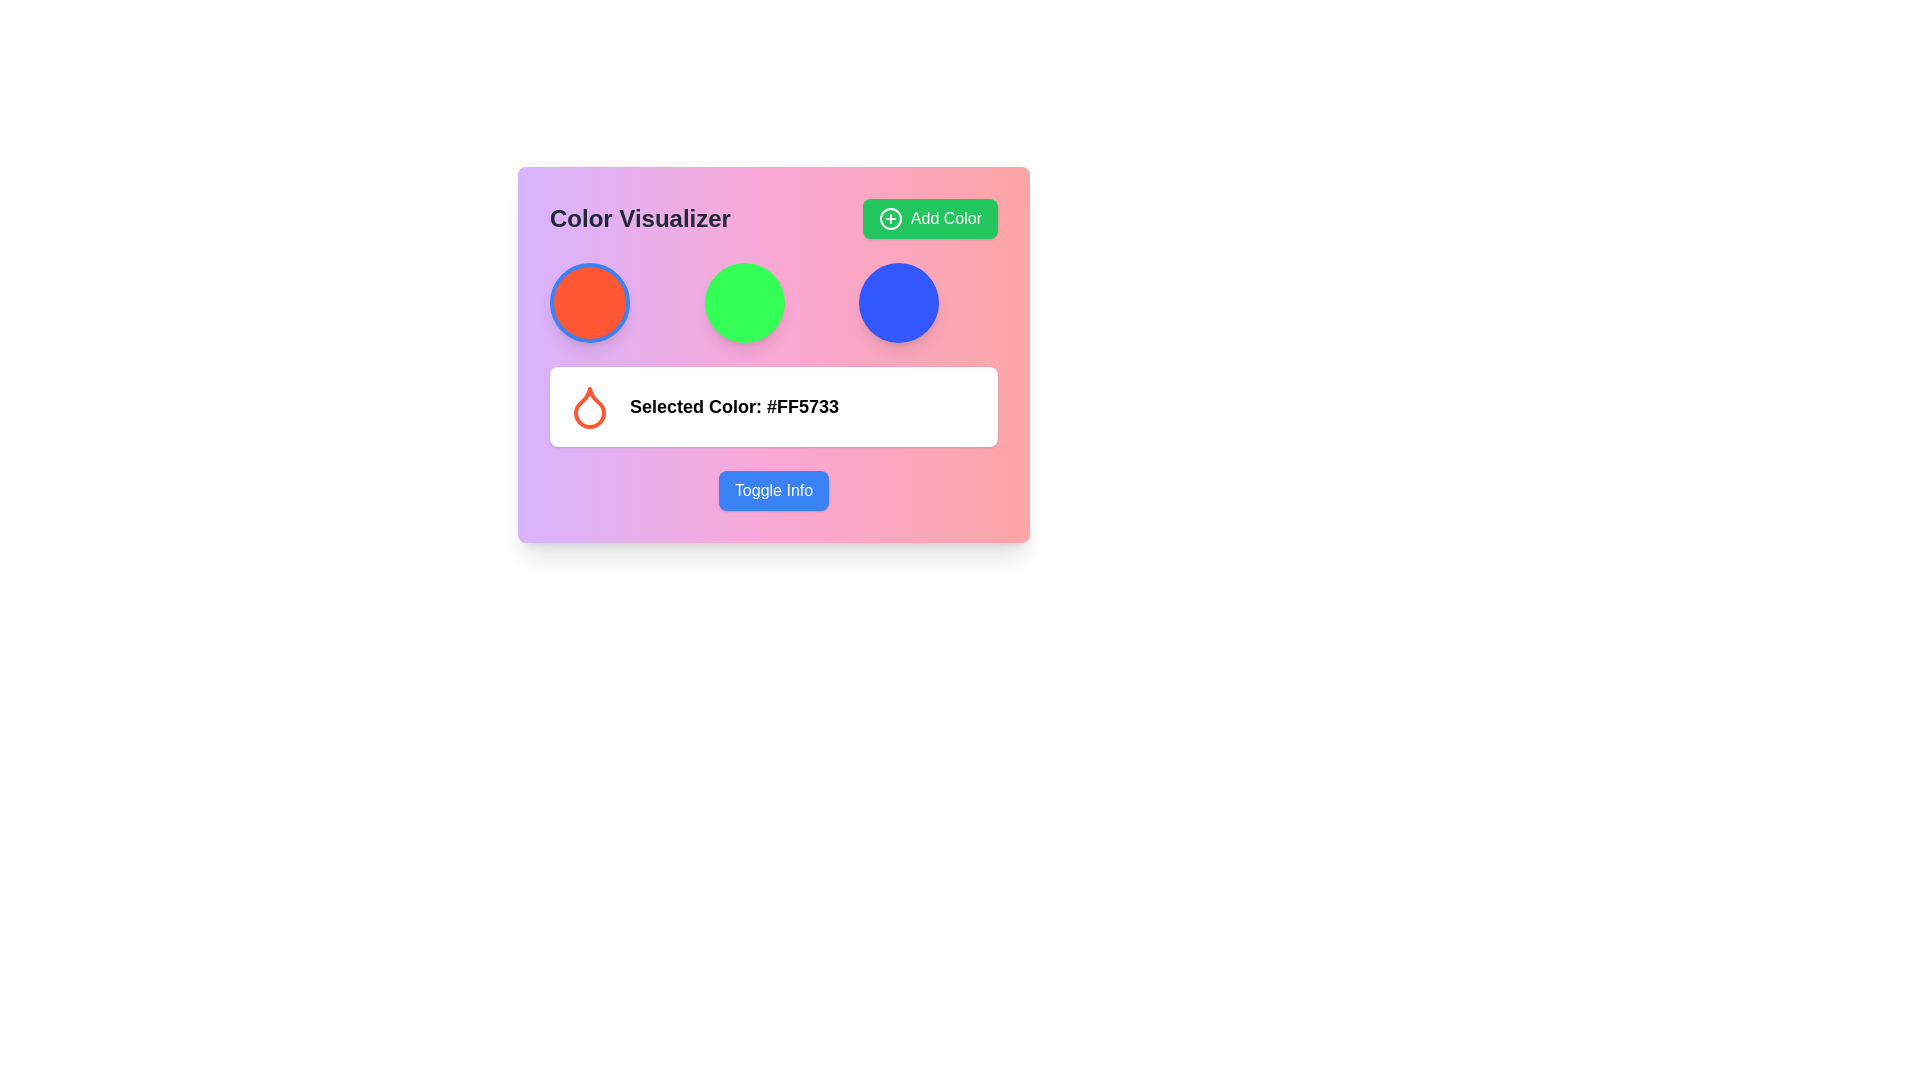  Describe the element at coordinates (589, 407) in the screenshot. I see `the color representation icon that visually indicates the selected hue, located next to the text 'Selected Color: #FF5733'` at that location.